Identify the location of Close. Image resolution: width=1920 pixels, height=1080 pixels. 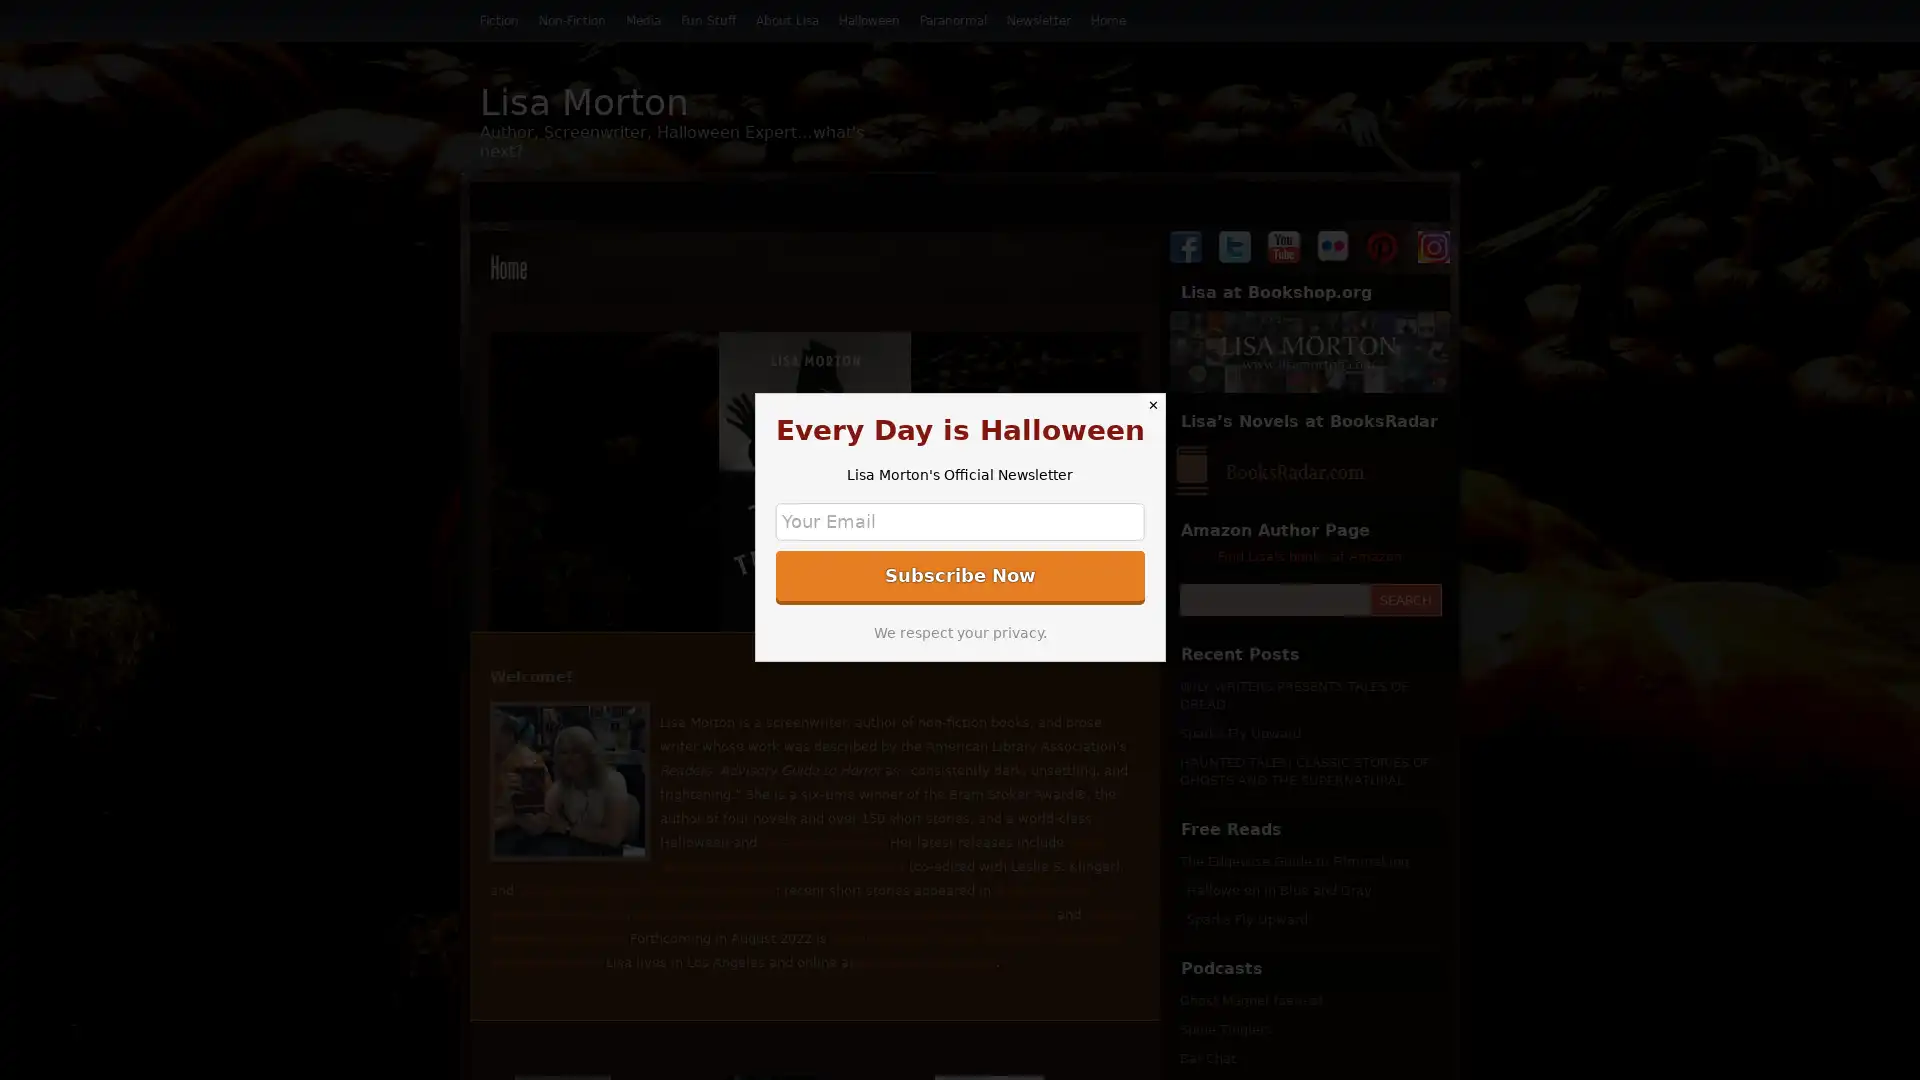
(1152, 405).